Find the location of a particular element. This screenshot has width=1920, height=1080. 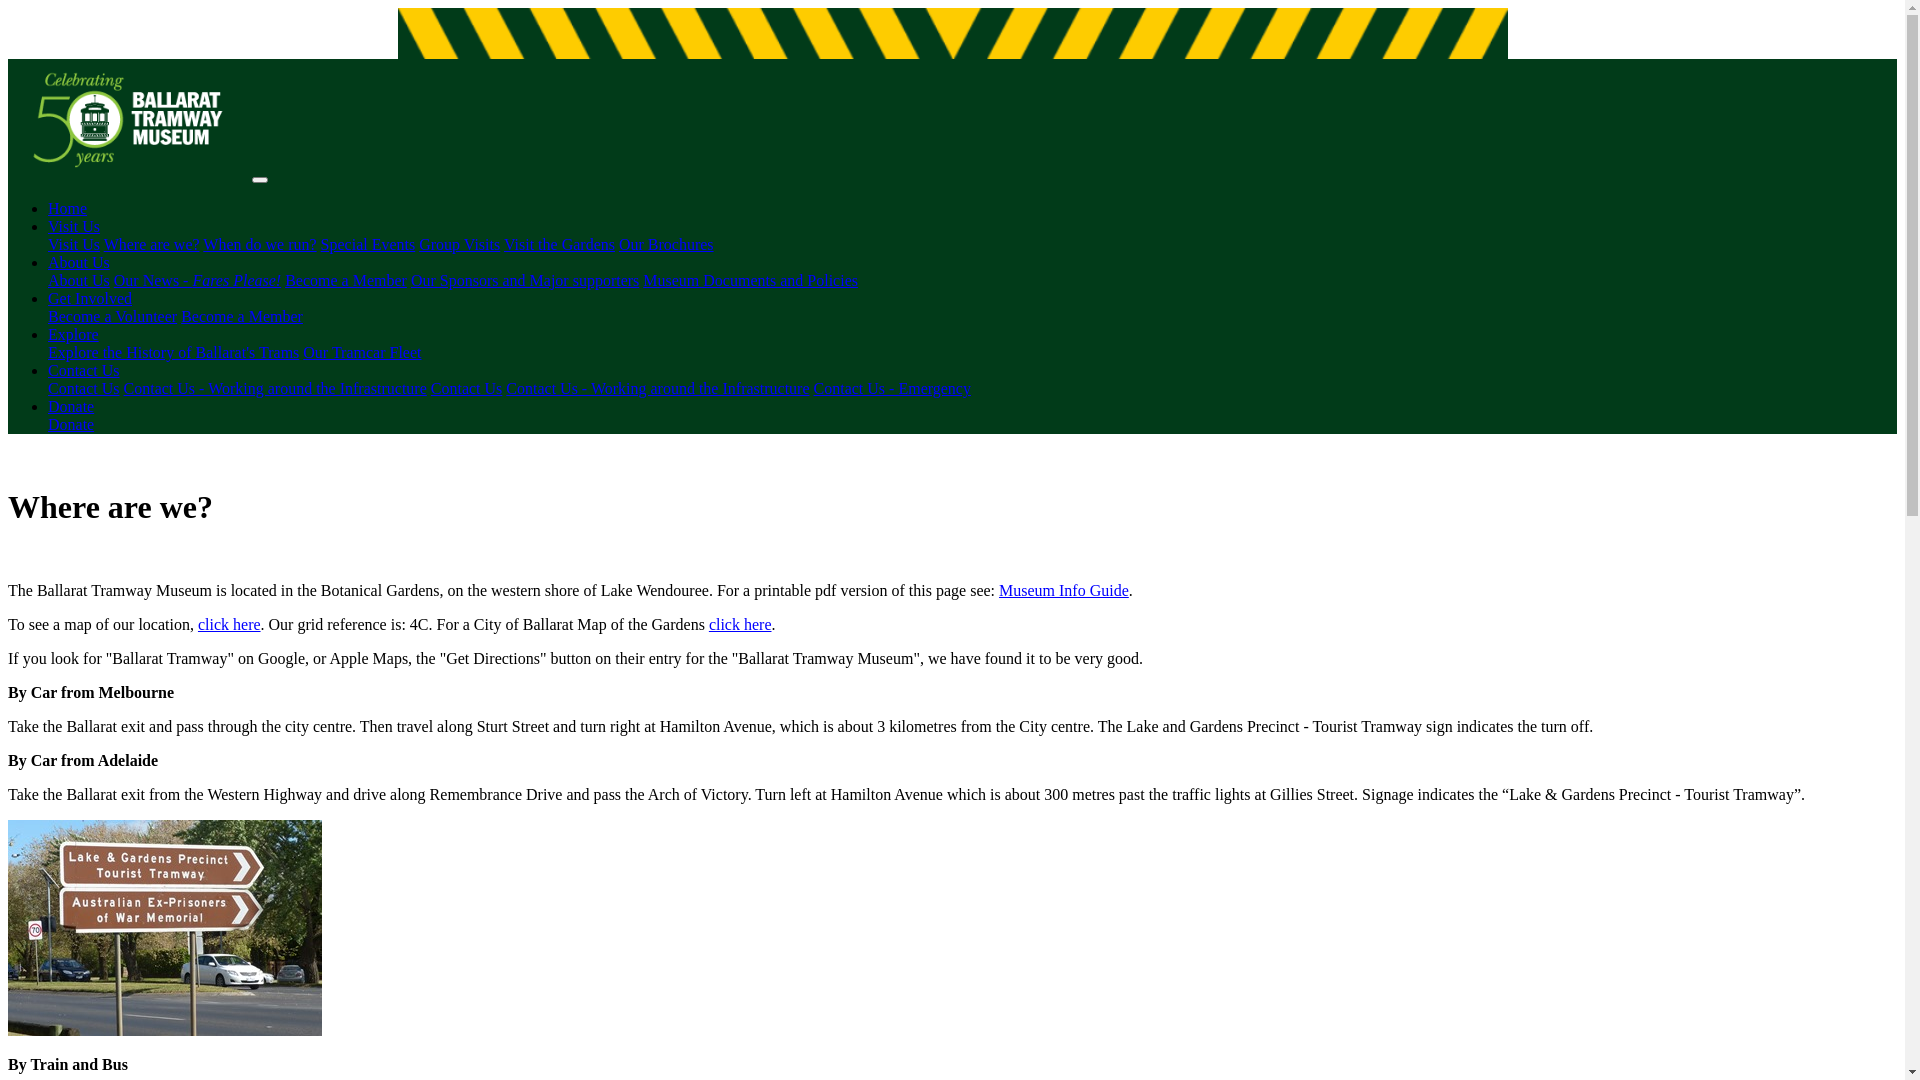

'Contact Us - Working around the Infrastructure' is located at coordinates (123, 388).